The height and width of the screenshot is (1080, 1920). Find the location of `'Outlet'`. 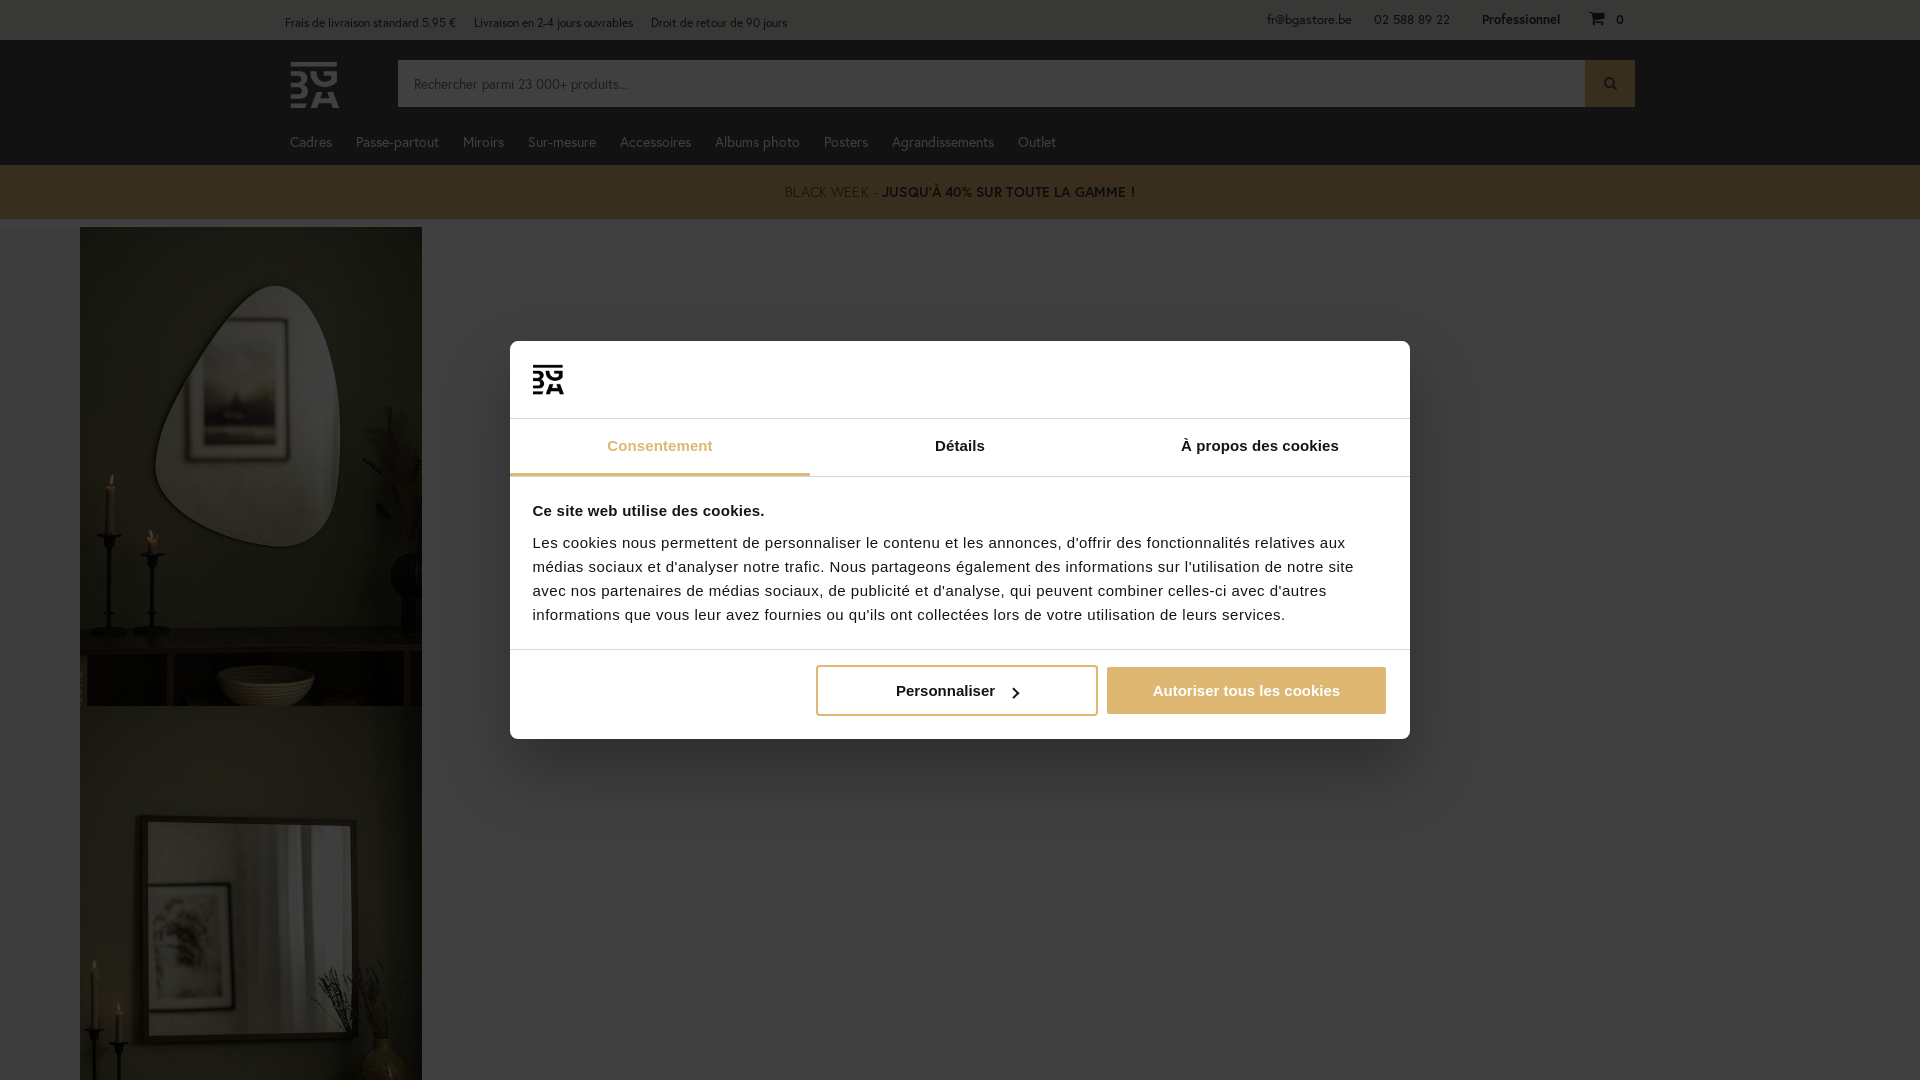

'Outlet' is located at coordinates (1036, 140).